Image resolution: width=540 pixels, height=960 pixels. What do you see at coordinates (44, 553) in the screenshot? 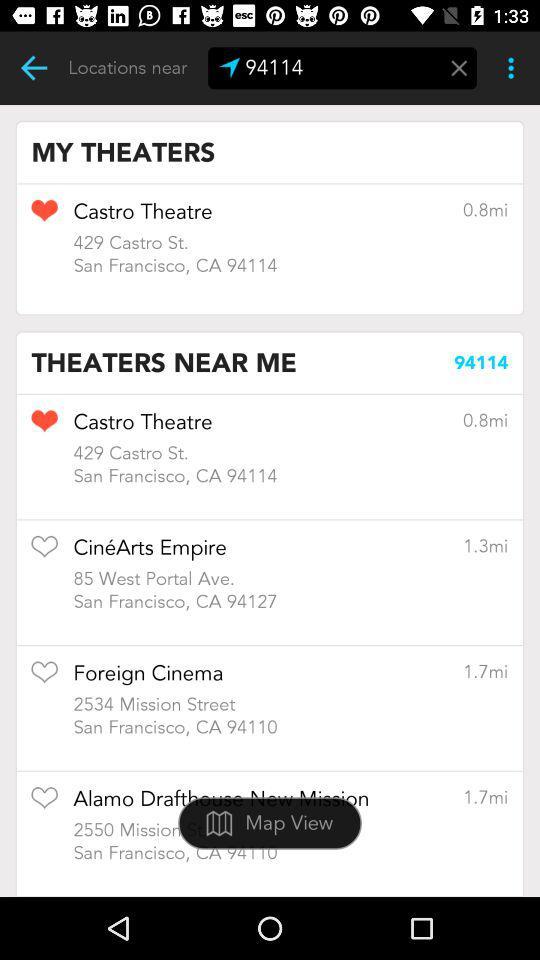
I see `mark as favorite` at bounding box center [44, 553].